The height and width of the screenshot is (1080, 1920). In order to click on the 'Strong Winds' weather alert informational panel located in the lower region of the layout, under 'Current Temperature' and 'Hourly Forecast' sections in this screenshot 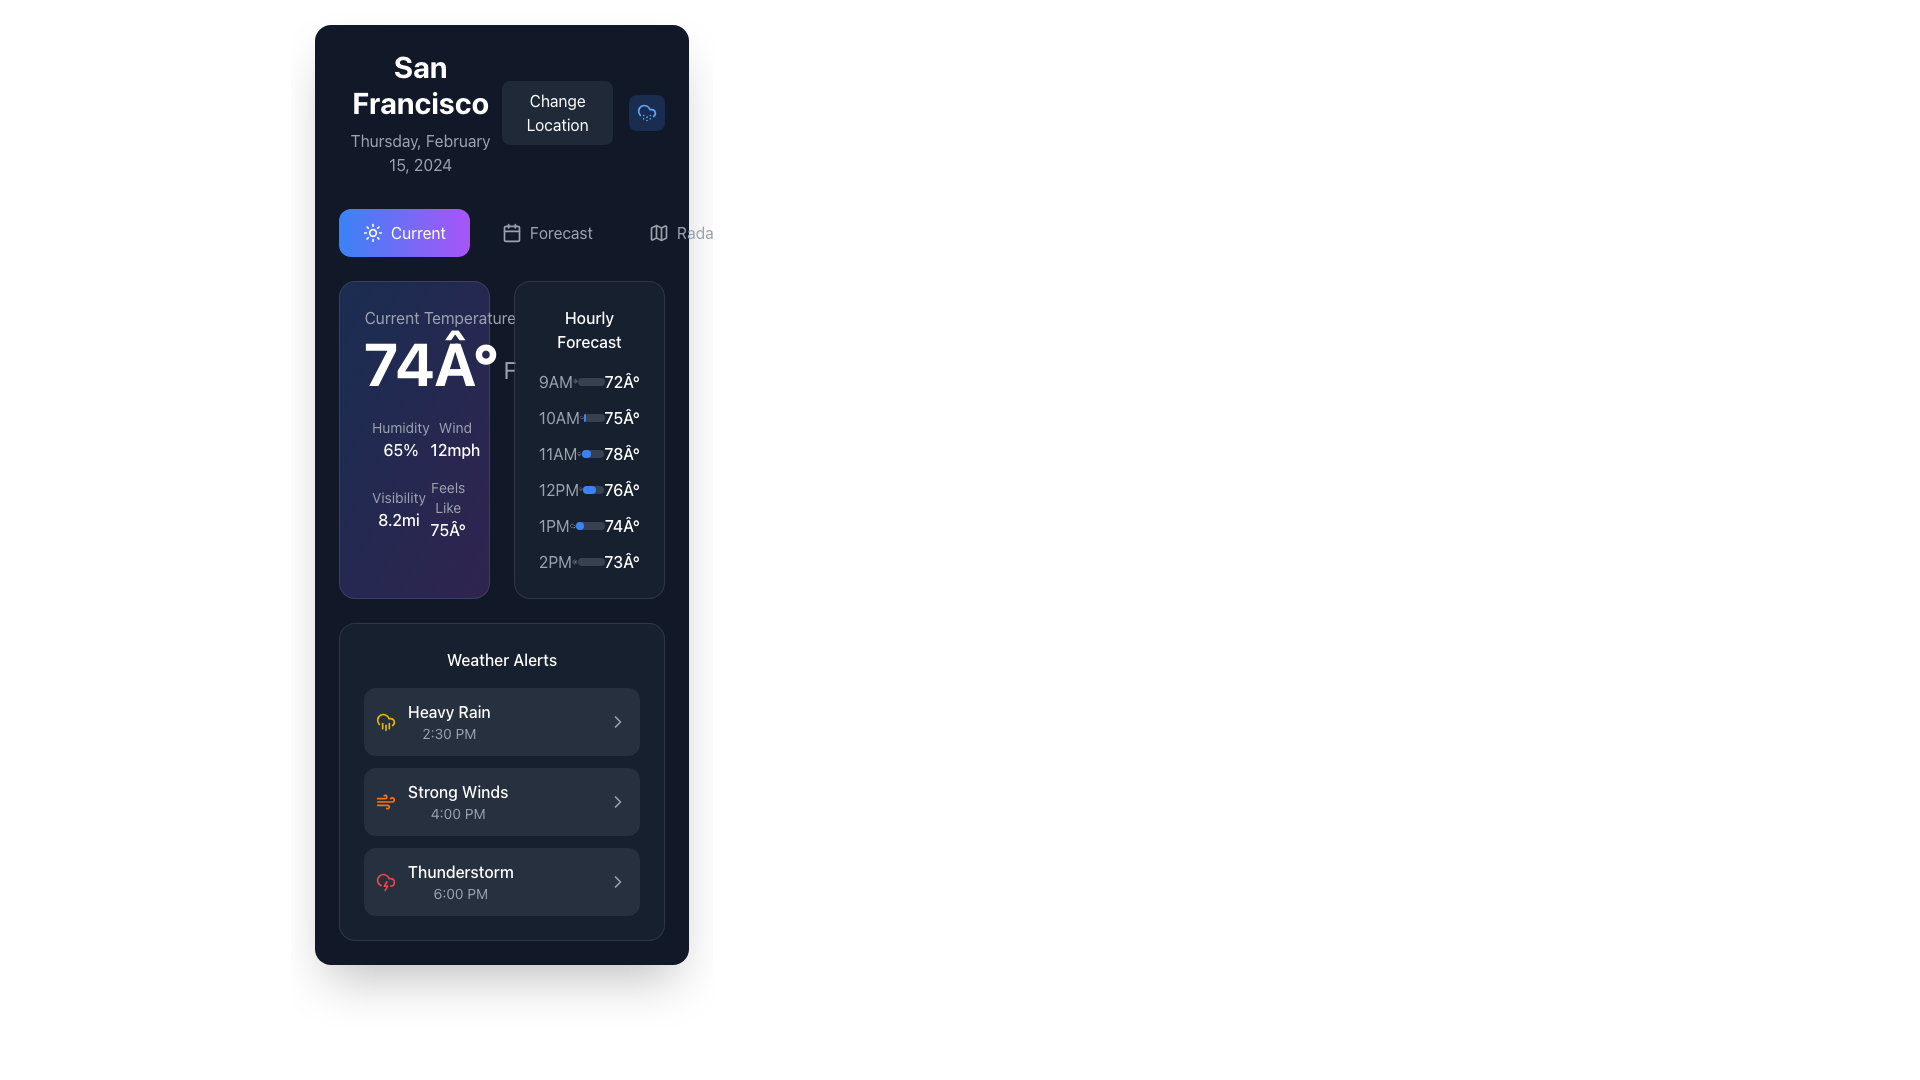, I will do `click(502, 781)`.